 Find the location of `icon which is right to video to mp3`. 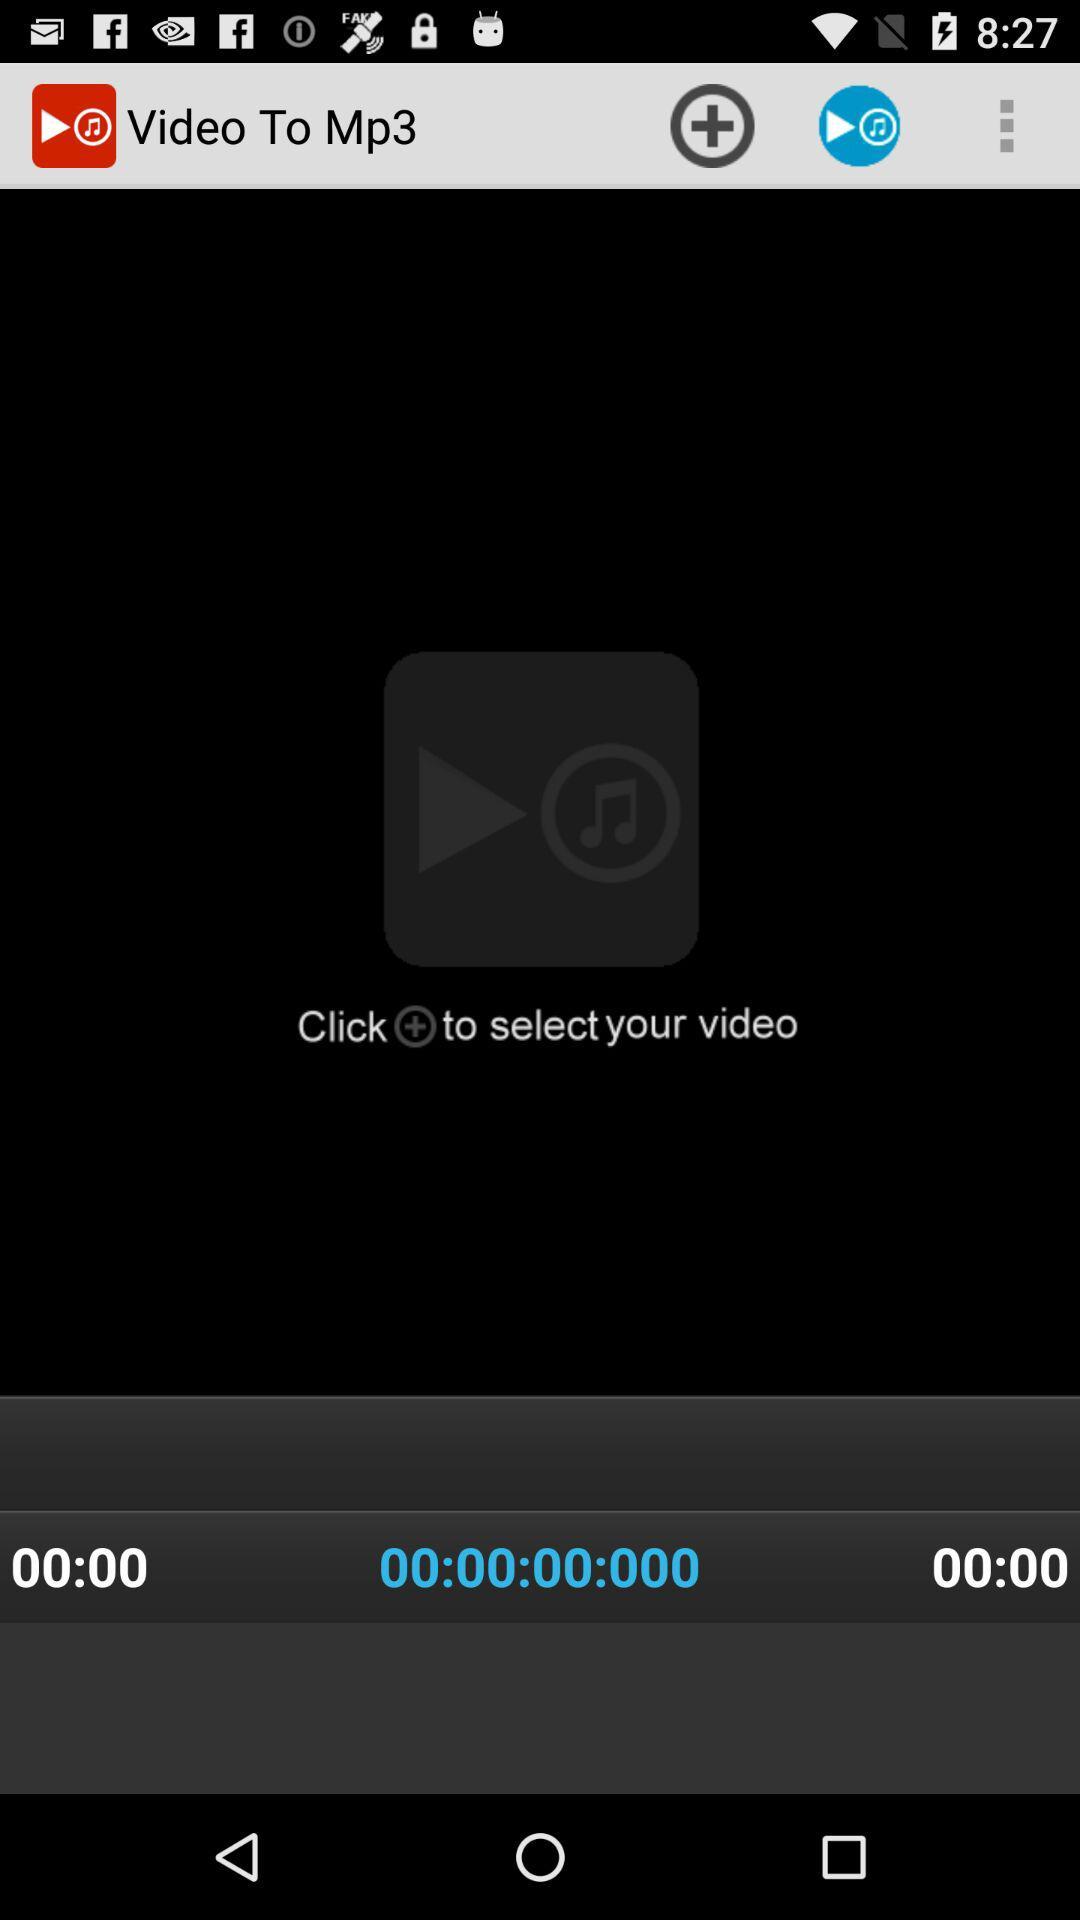

icon which is right to video to mp3 is located at coordinates (711, 124).